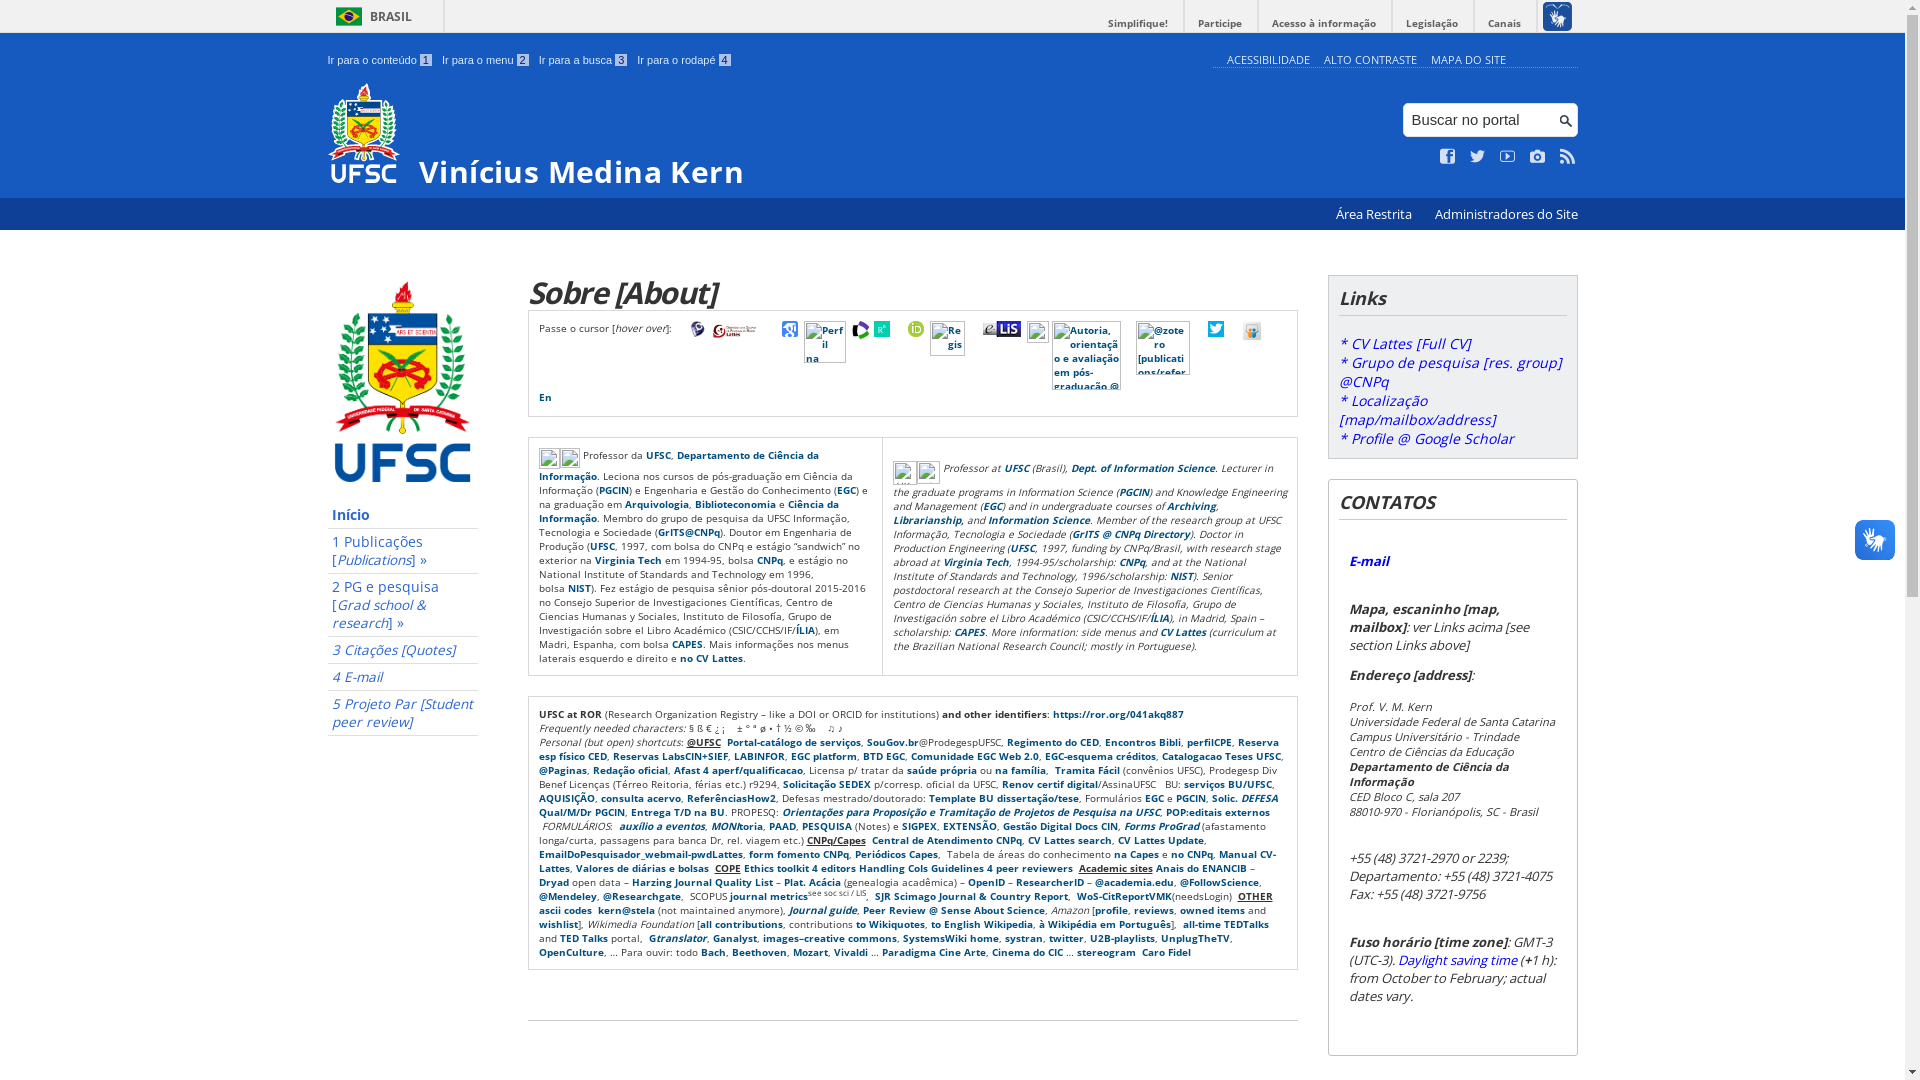 This screenshot has width=1920, height=1080. I want to click on '@zotero [publications/reference management]', so click(1162, 346).